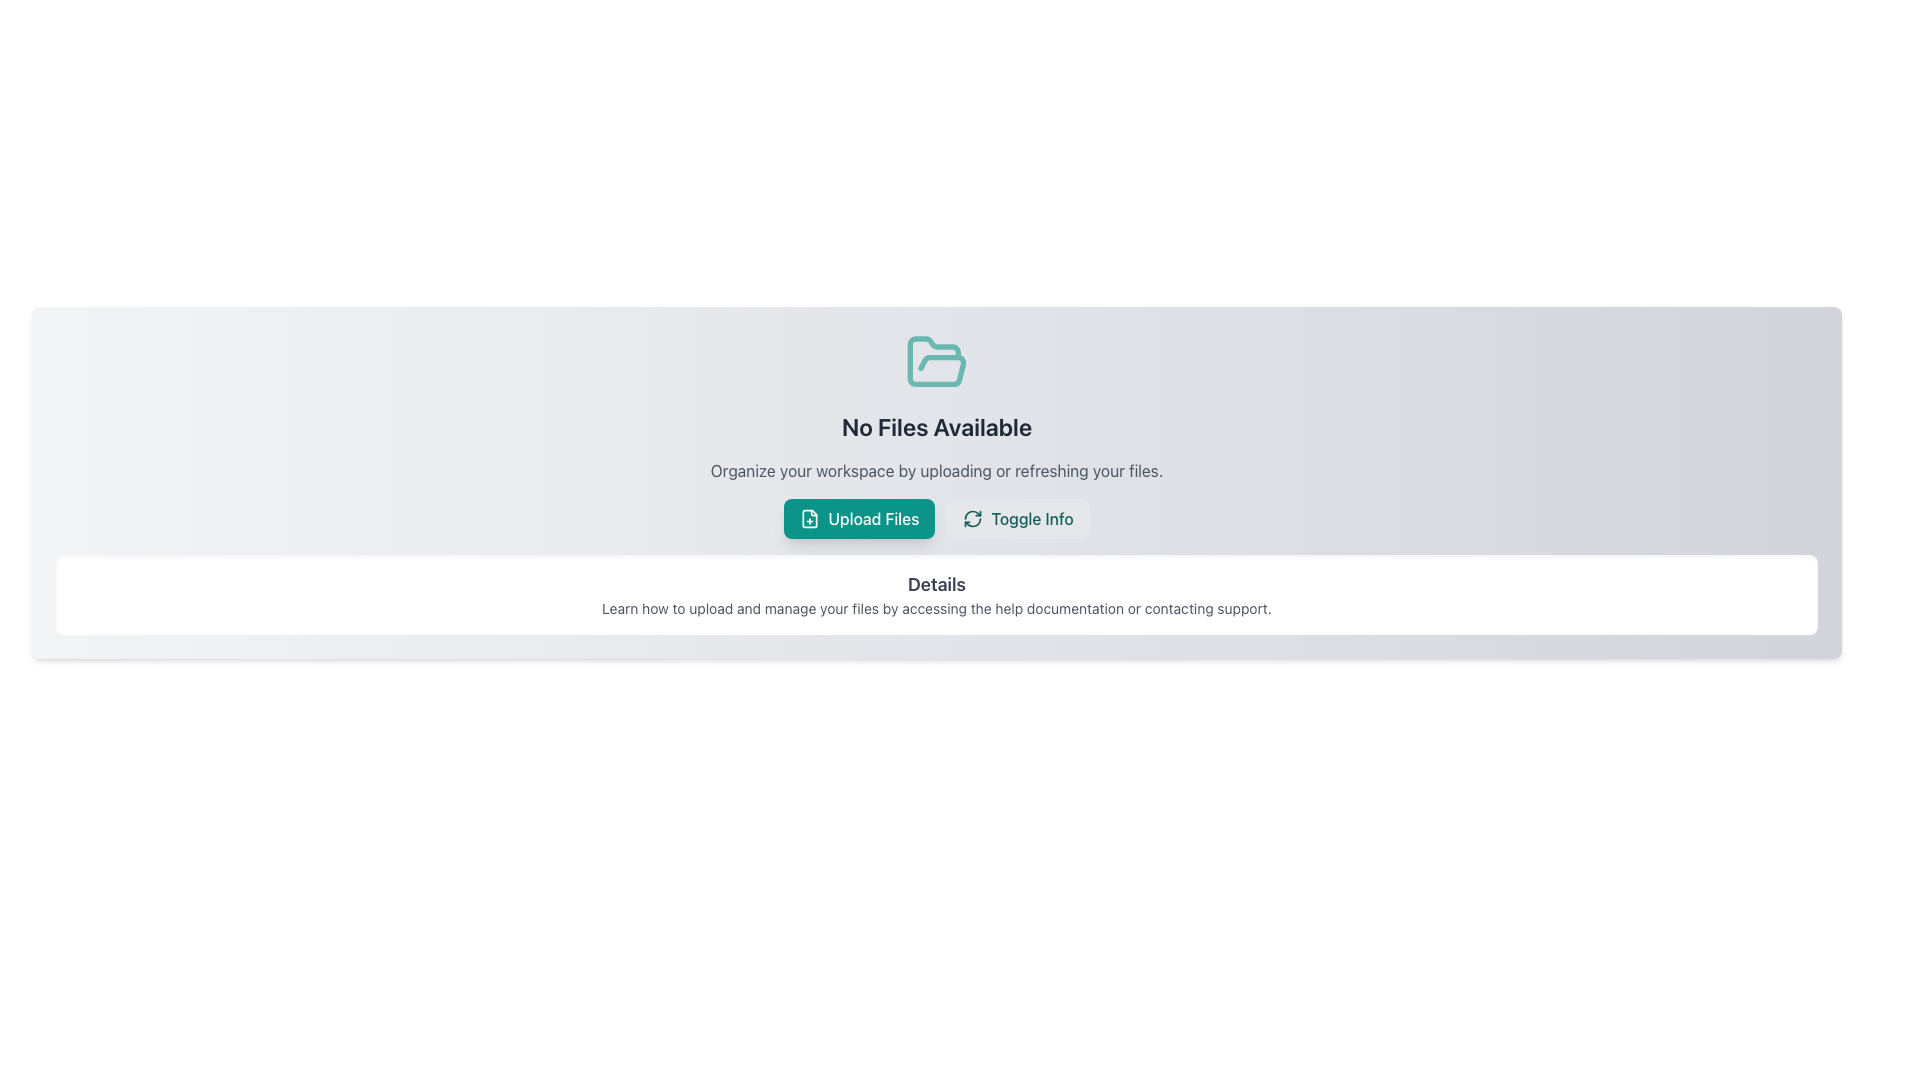 The width and height of the screenshot is (1920, 1080). I want to click on the 'Upload Files' button, so click(859, 518).